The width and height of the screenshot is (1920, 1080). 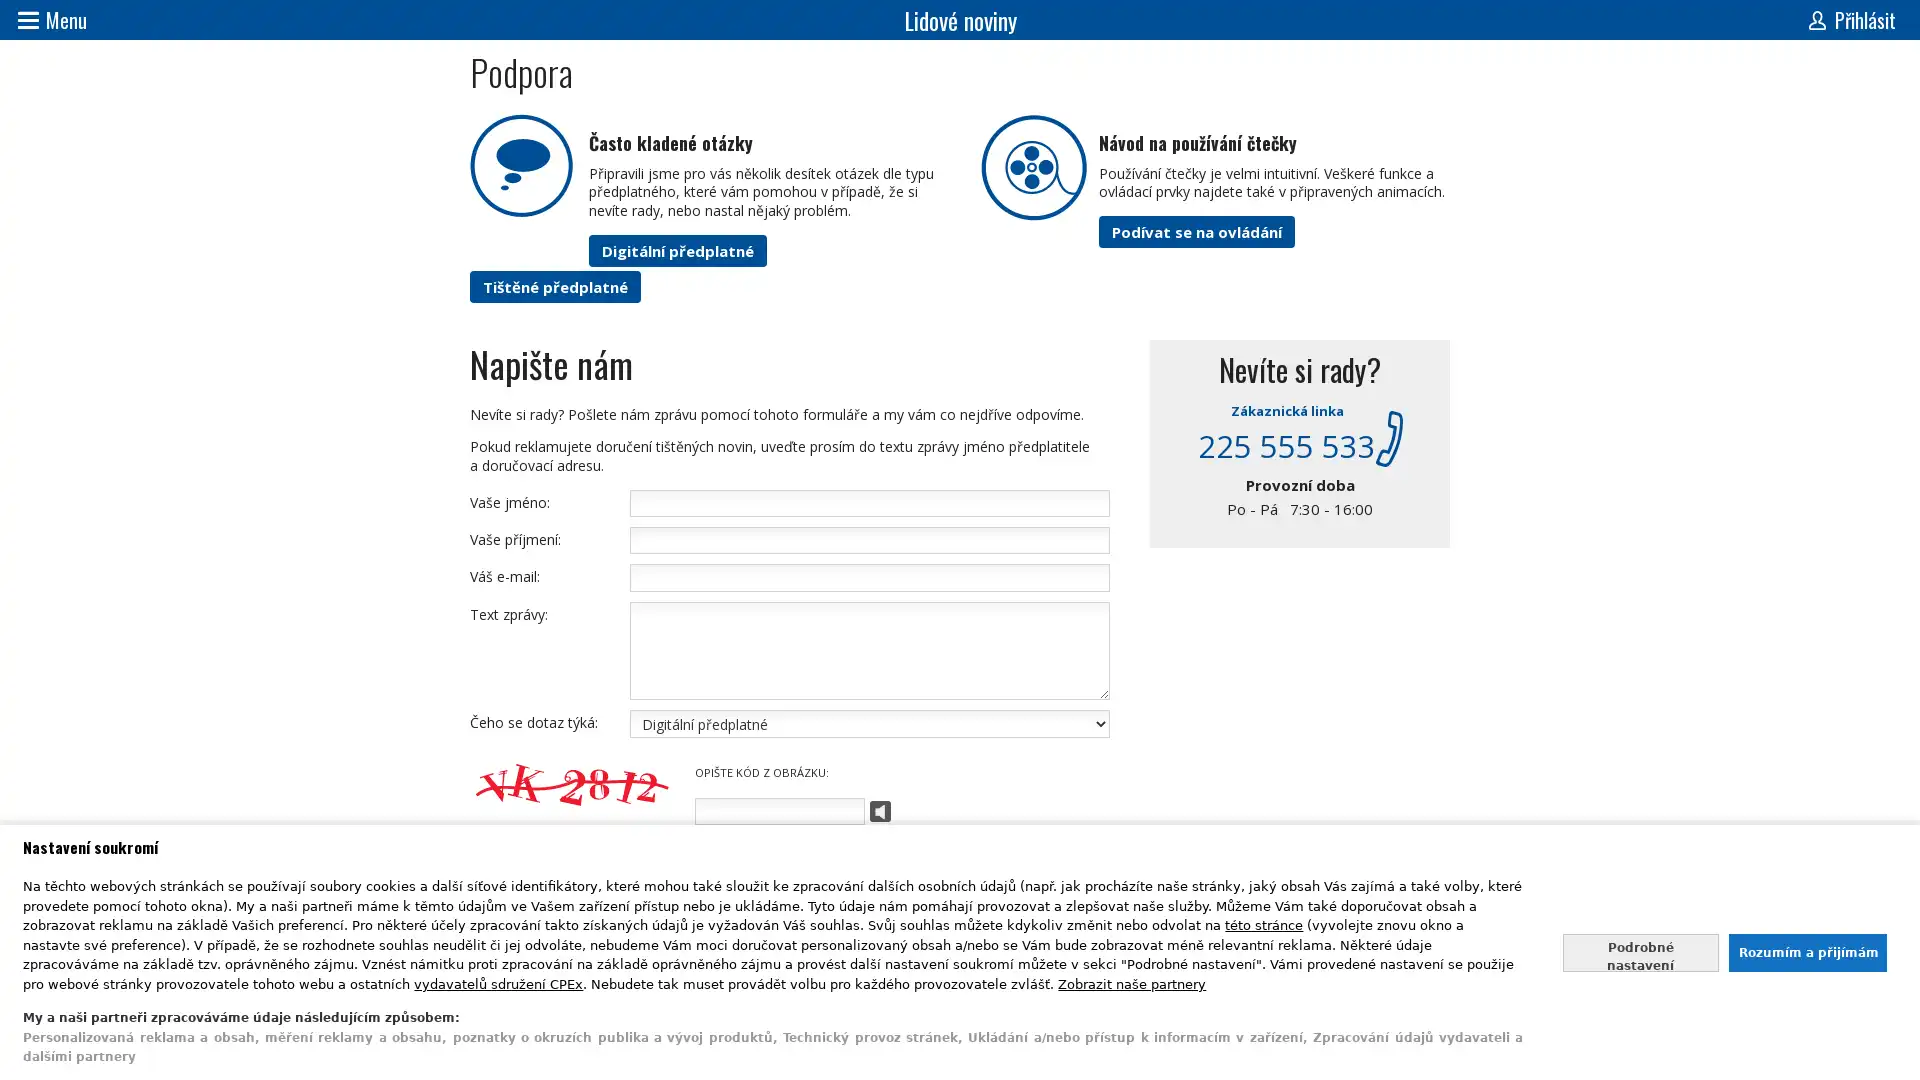 What do you see at coordinates (1132, 982) in the screenshot?
I see `Zobrazit nase partnery` at bounding box center [1132, 982].